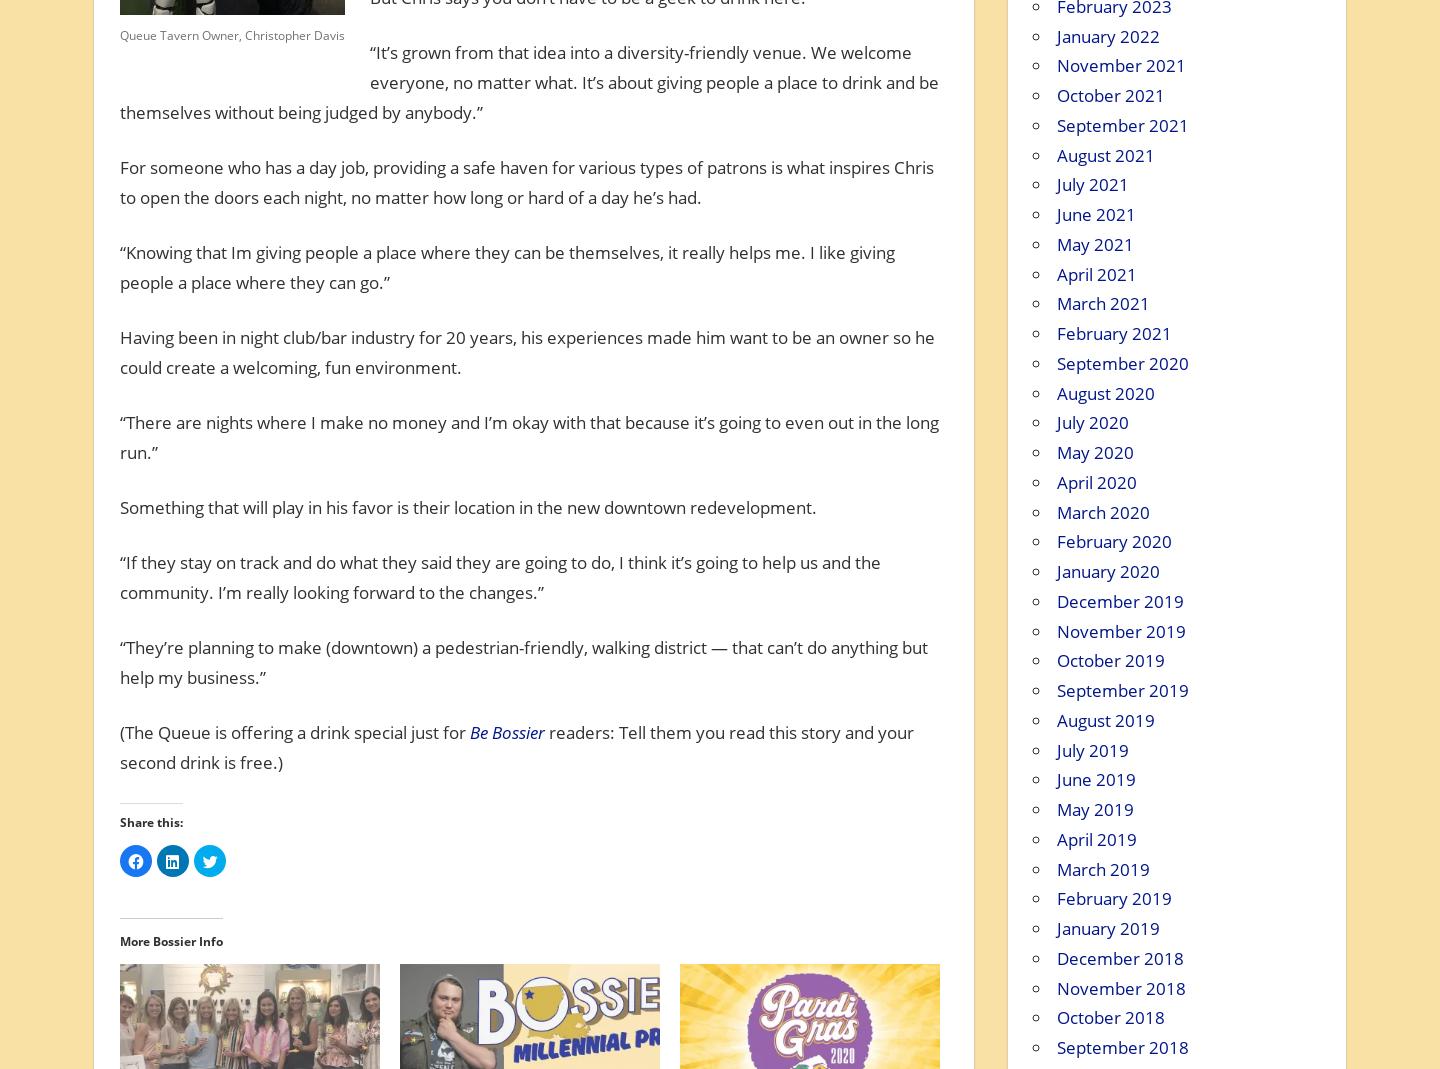 Image resolution: width=1440 pixels, height=1069 pixels. I want to click on '“If they stay on track and do what they said they are going to do, I think it’s going to help us and the community. I’m really looking forward to the changes.”', so click(498, 577).